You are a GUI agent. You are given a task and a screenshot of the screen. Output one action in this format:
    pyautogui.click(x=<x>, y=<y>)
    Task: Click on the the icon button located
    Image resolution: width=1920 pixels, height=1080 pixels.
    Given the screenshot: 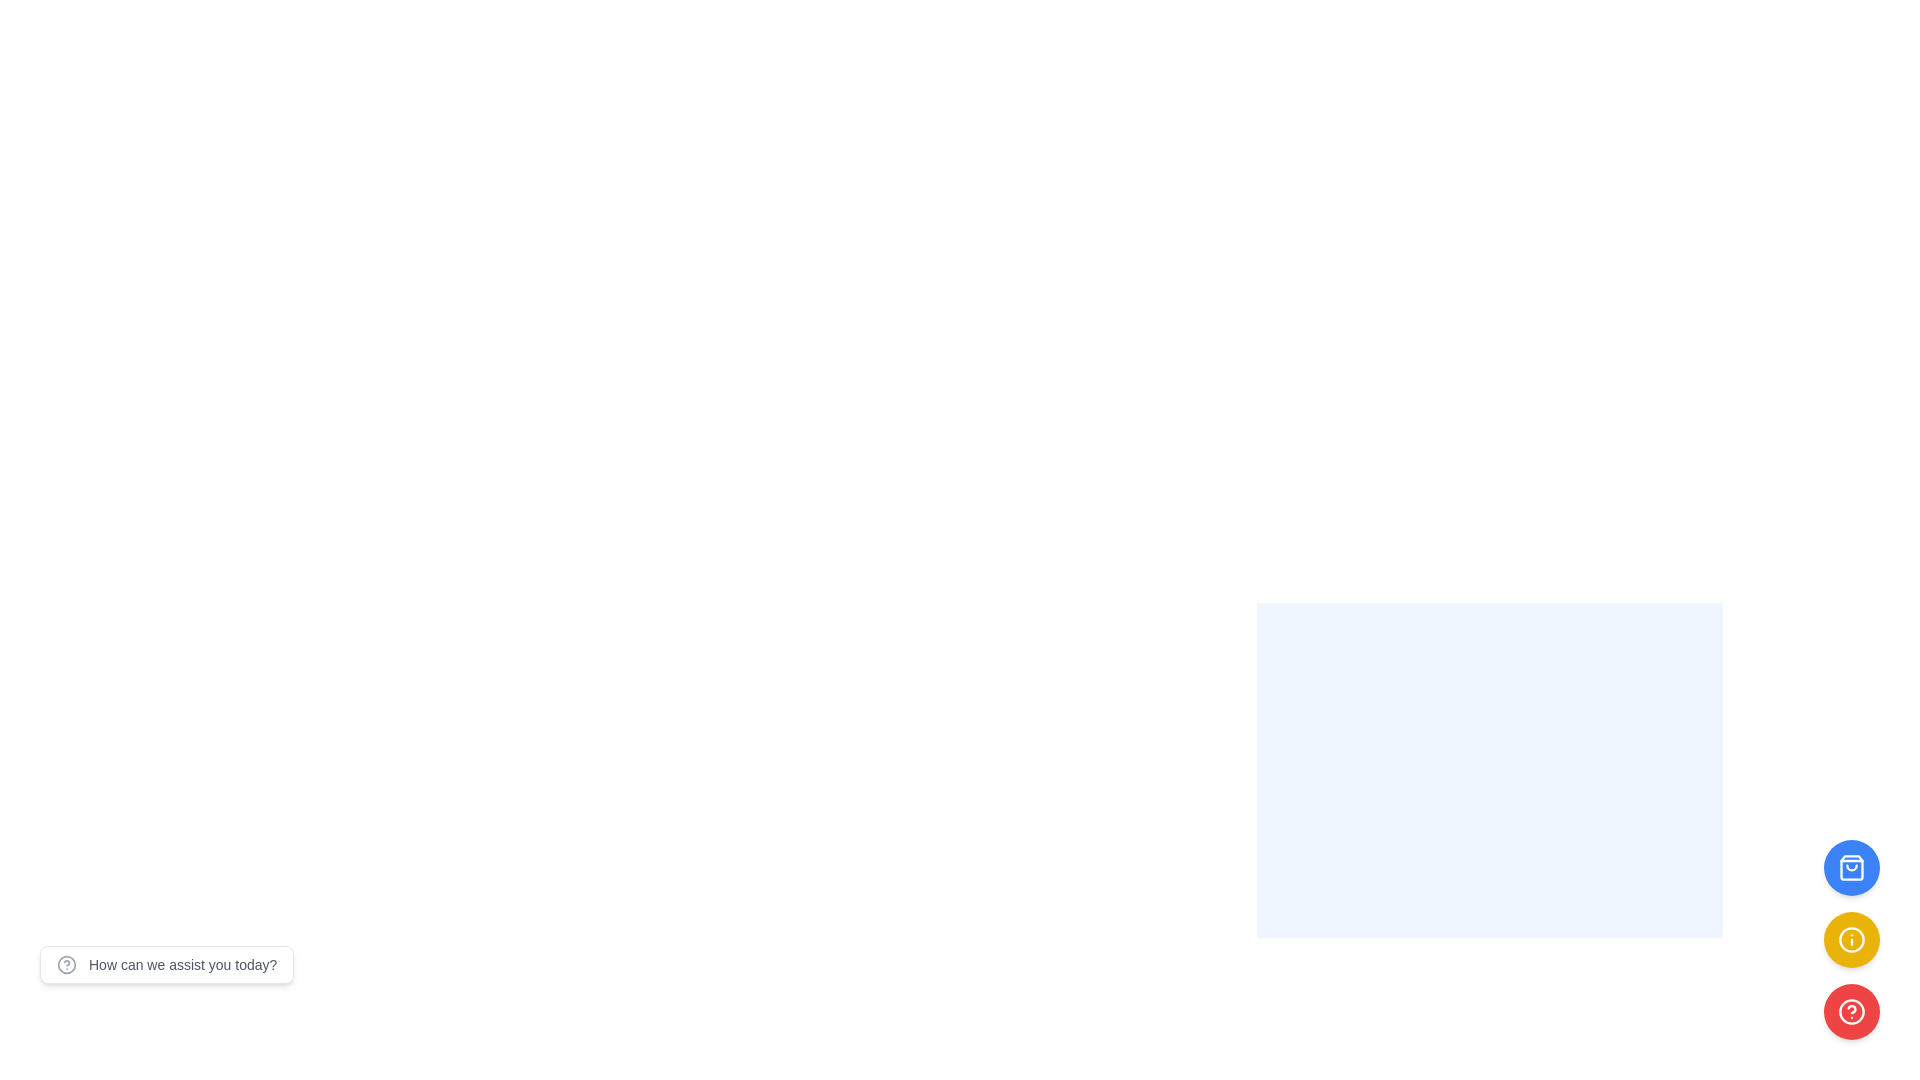 What is the action you would take?
    pyautogui.click(x=1851, y=940)
    